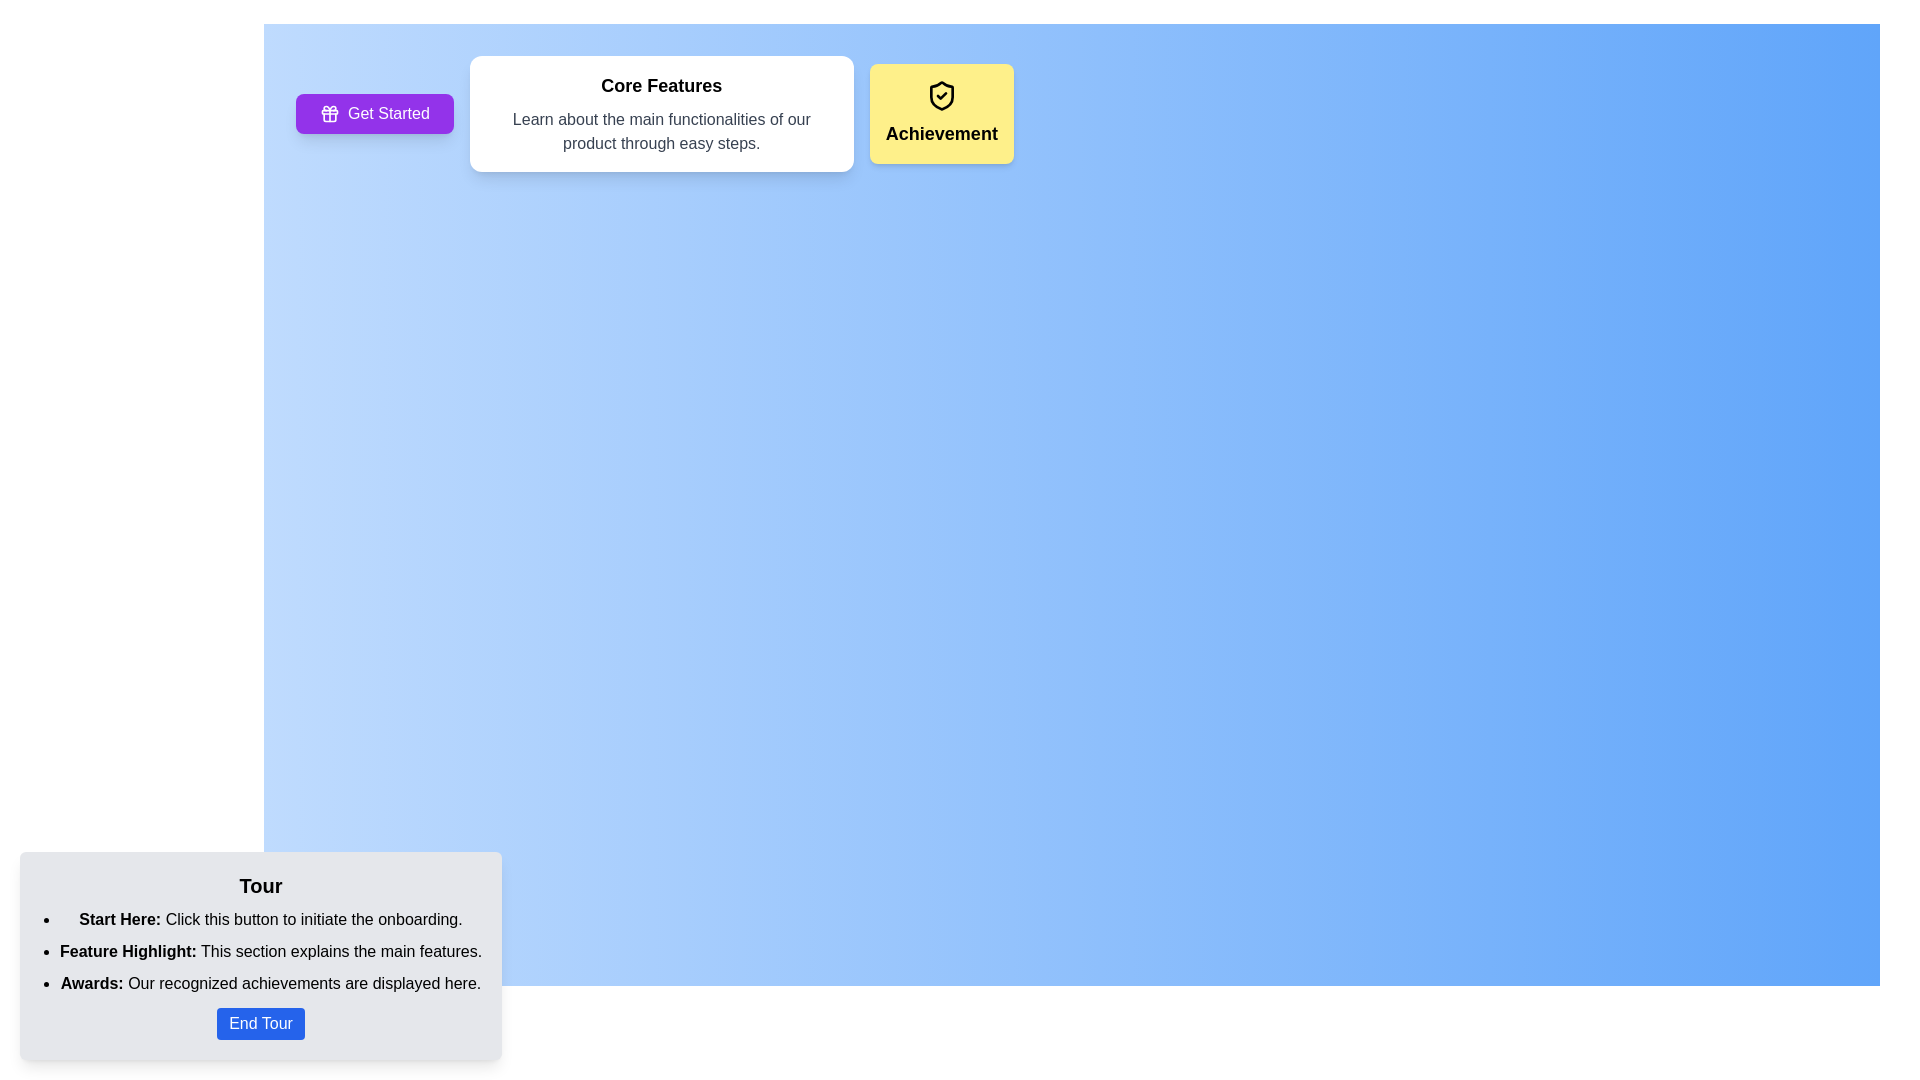  What do you see at coordinates (127, 950) in the screenshot?
I see `the bold text label reading 'Feature Highlight:' located in the bottom-left corner of the interface, which indicates a subsection title within a textual popup` at bounding box center [127, 950].